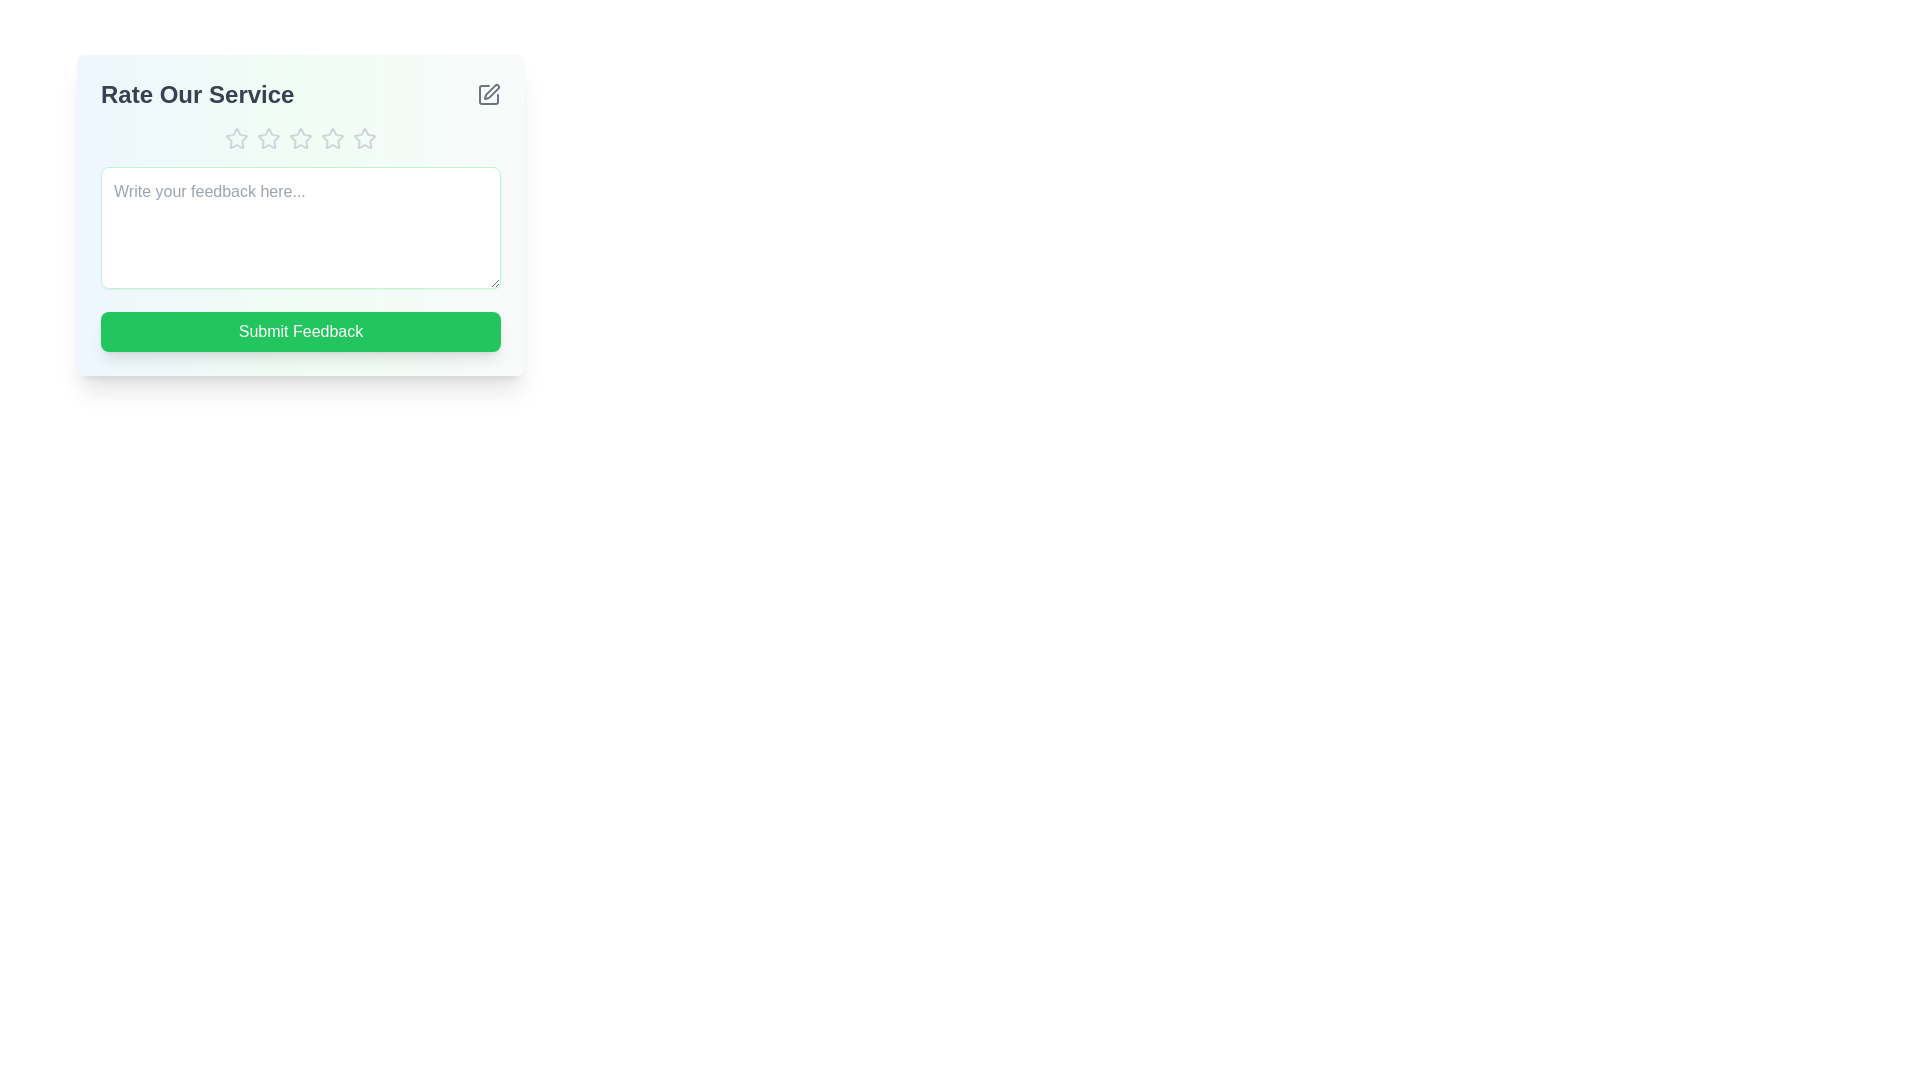 The height and width of the screenshot is (1080, 1920). What do you see at coordinates (300, 137) in the screenshot?
I see `the rating to 3 stars by clicking the corresponding star button` at bounding box center [300, 137].